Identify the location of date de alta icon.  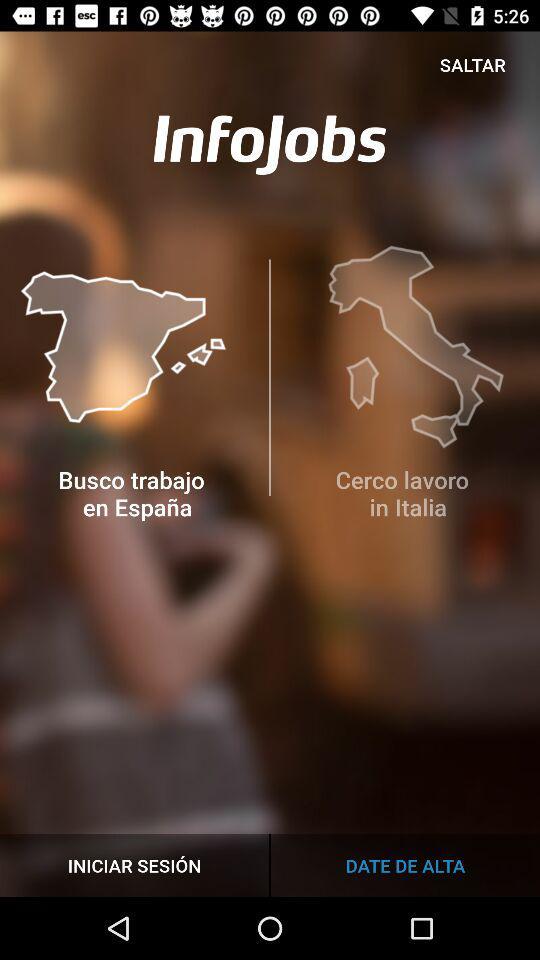
(405, 864).